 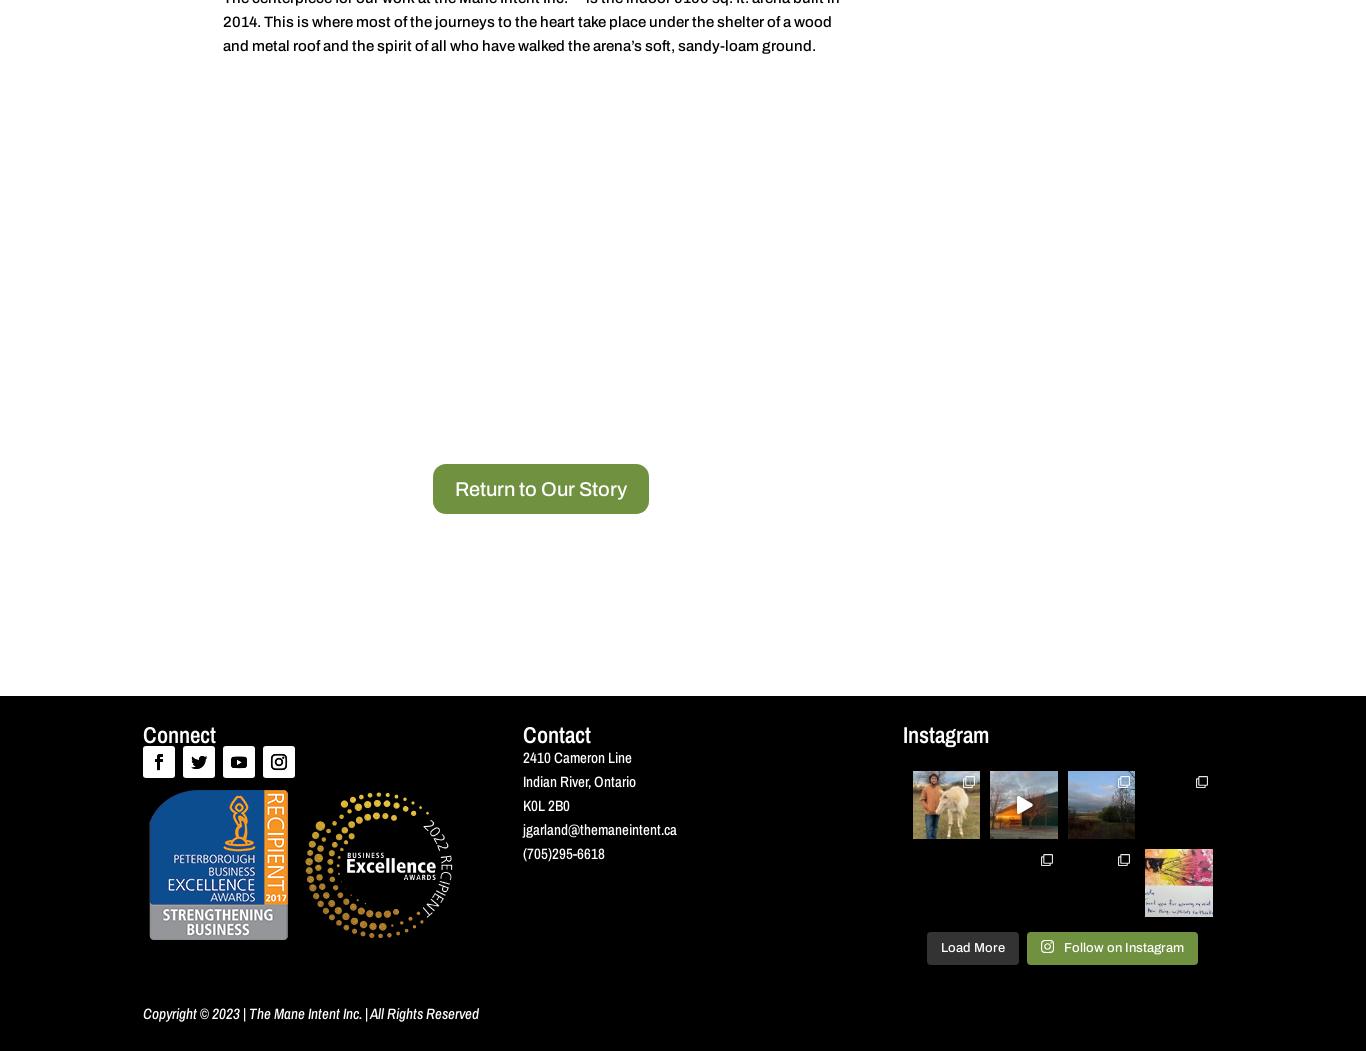 What do you see at coordinates (1122, 945) in the screenshot?
I see `'Follow on Instagram'` at bounding box center [1122, 945].